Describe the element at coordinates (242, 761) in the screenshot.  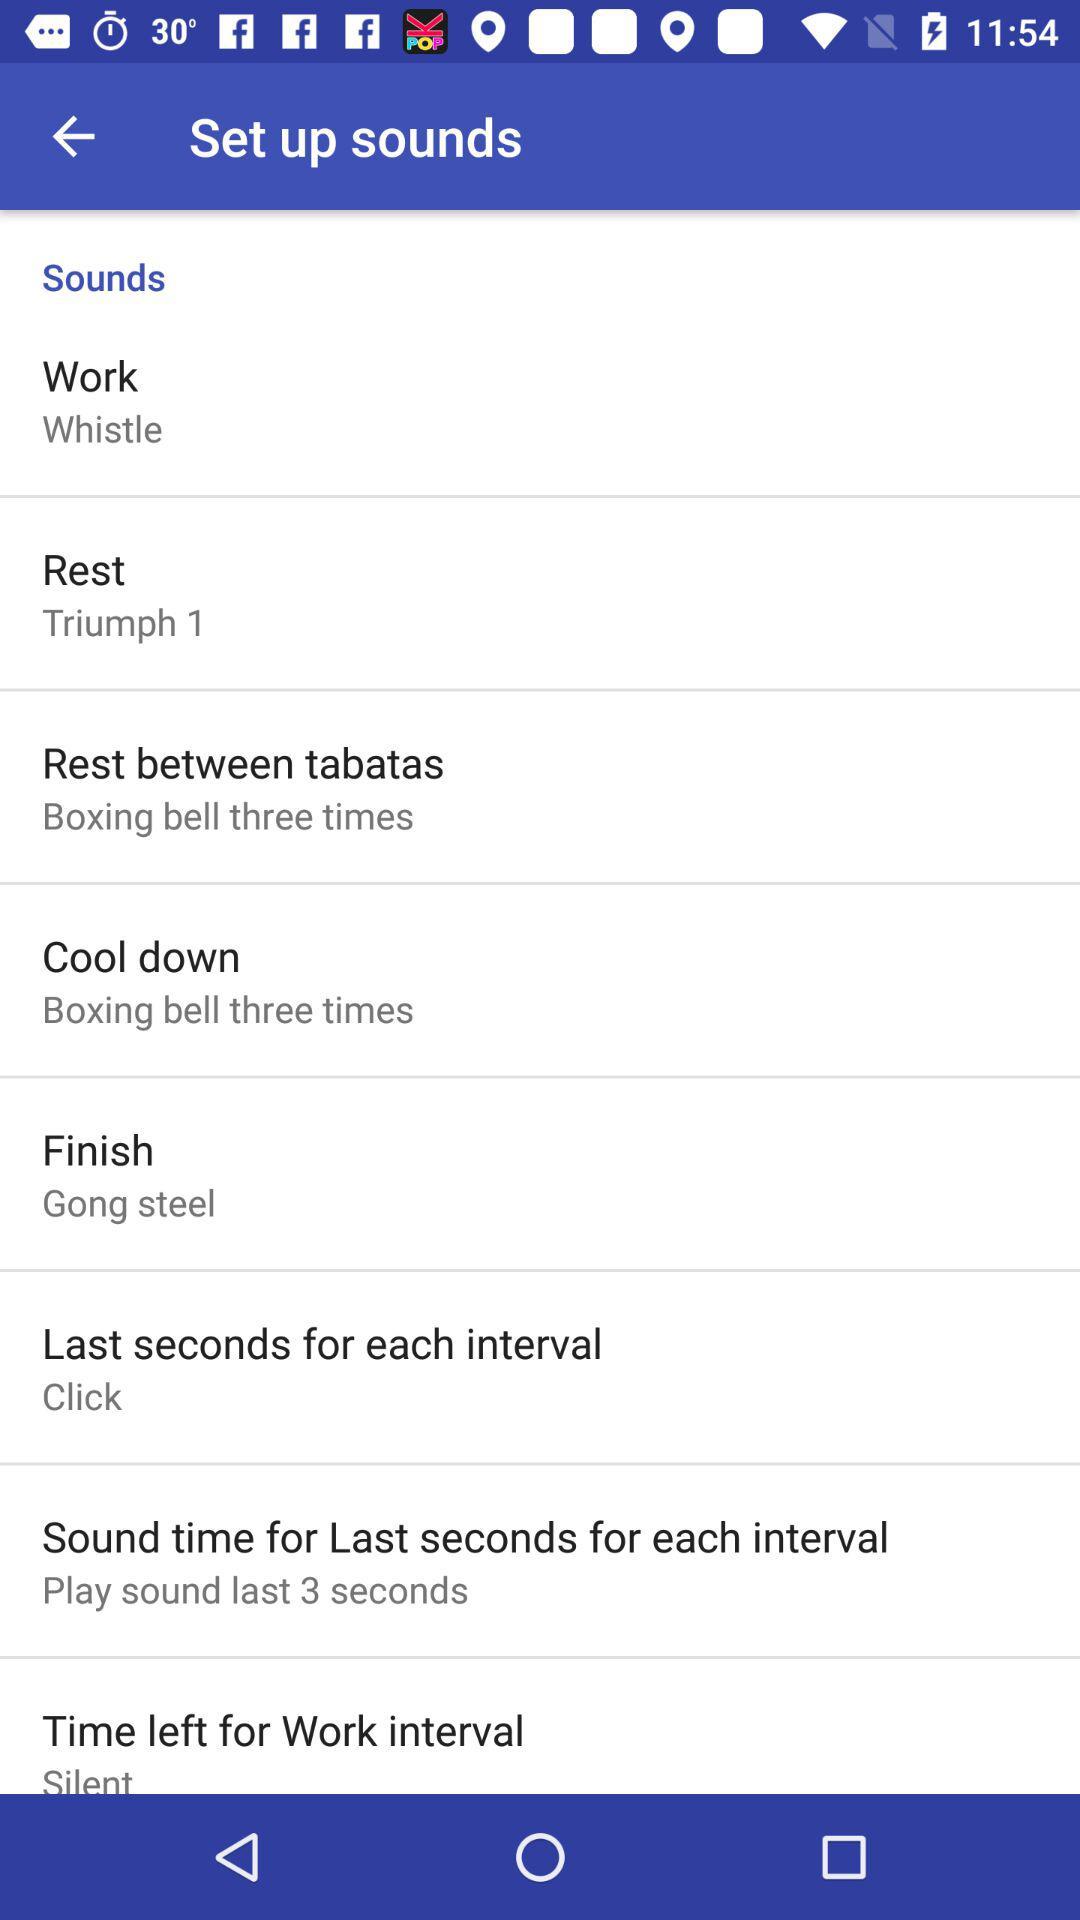
I see `icon below the triumph 1` at that location.